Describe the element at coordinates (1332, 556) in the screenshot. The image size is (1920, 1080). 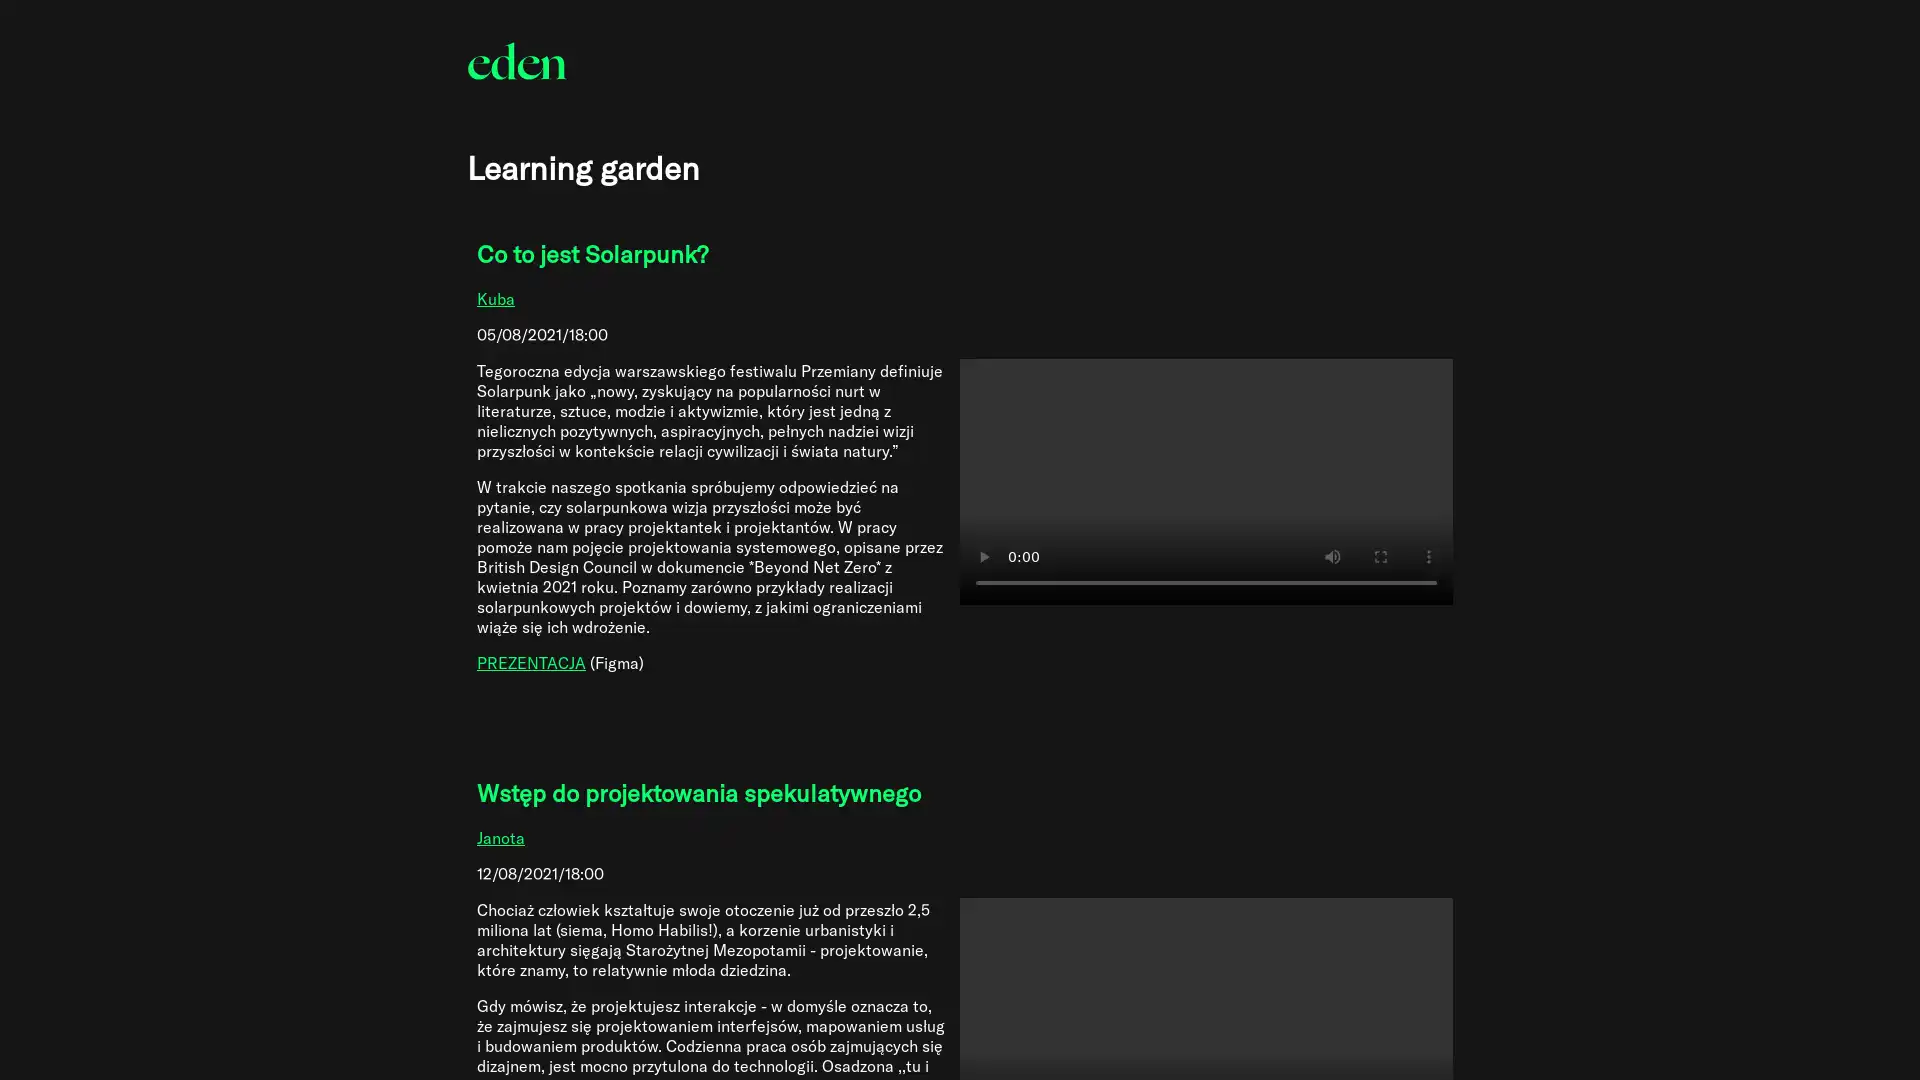
I see `mute` at that location.